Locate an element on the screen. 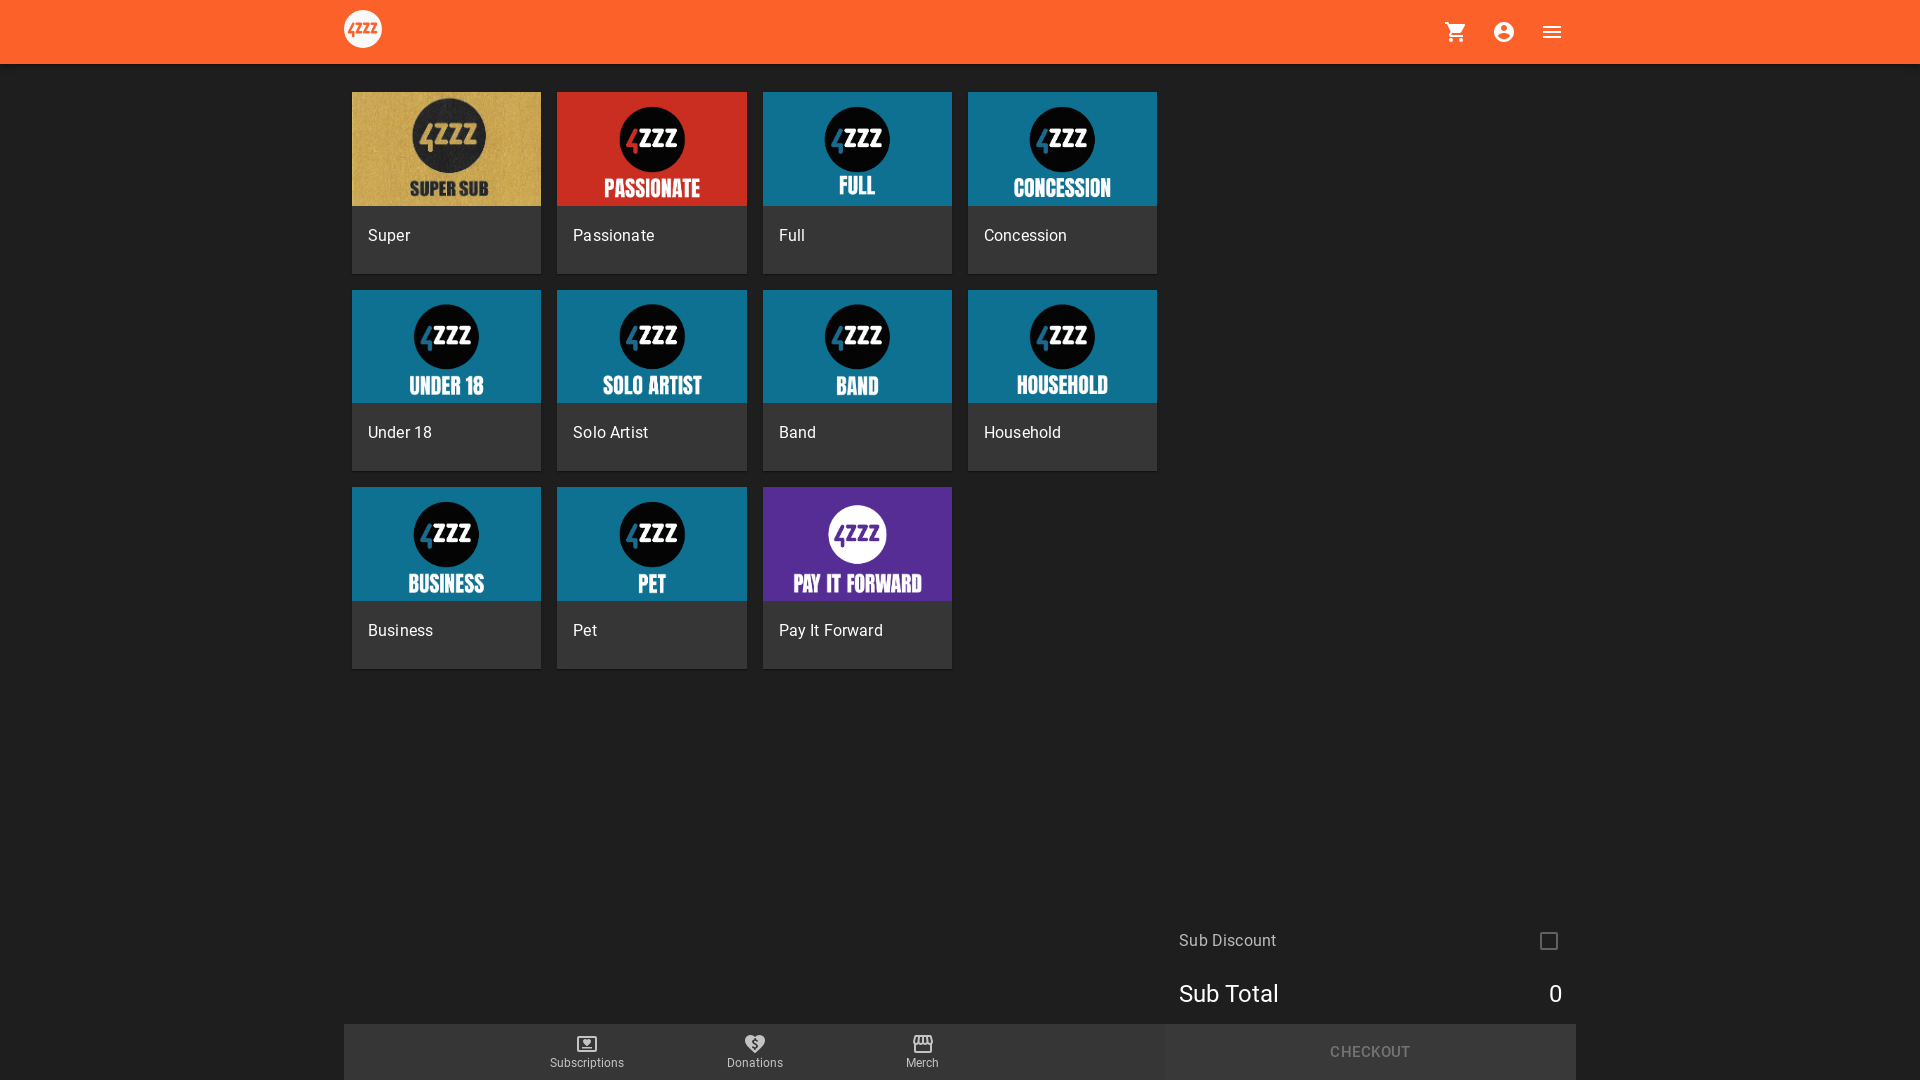 This screenshot has height=1080, width=1920. '0' is located at coordinates (1455, 31).